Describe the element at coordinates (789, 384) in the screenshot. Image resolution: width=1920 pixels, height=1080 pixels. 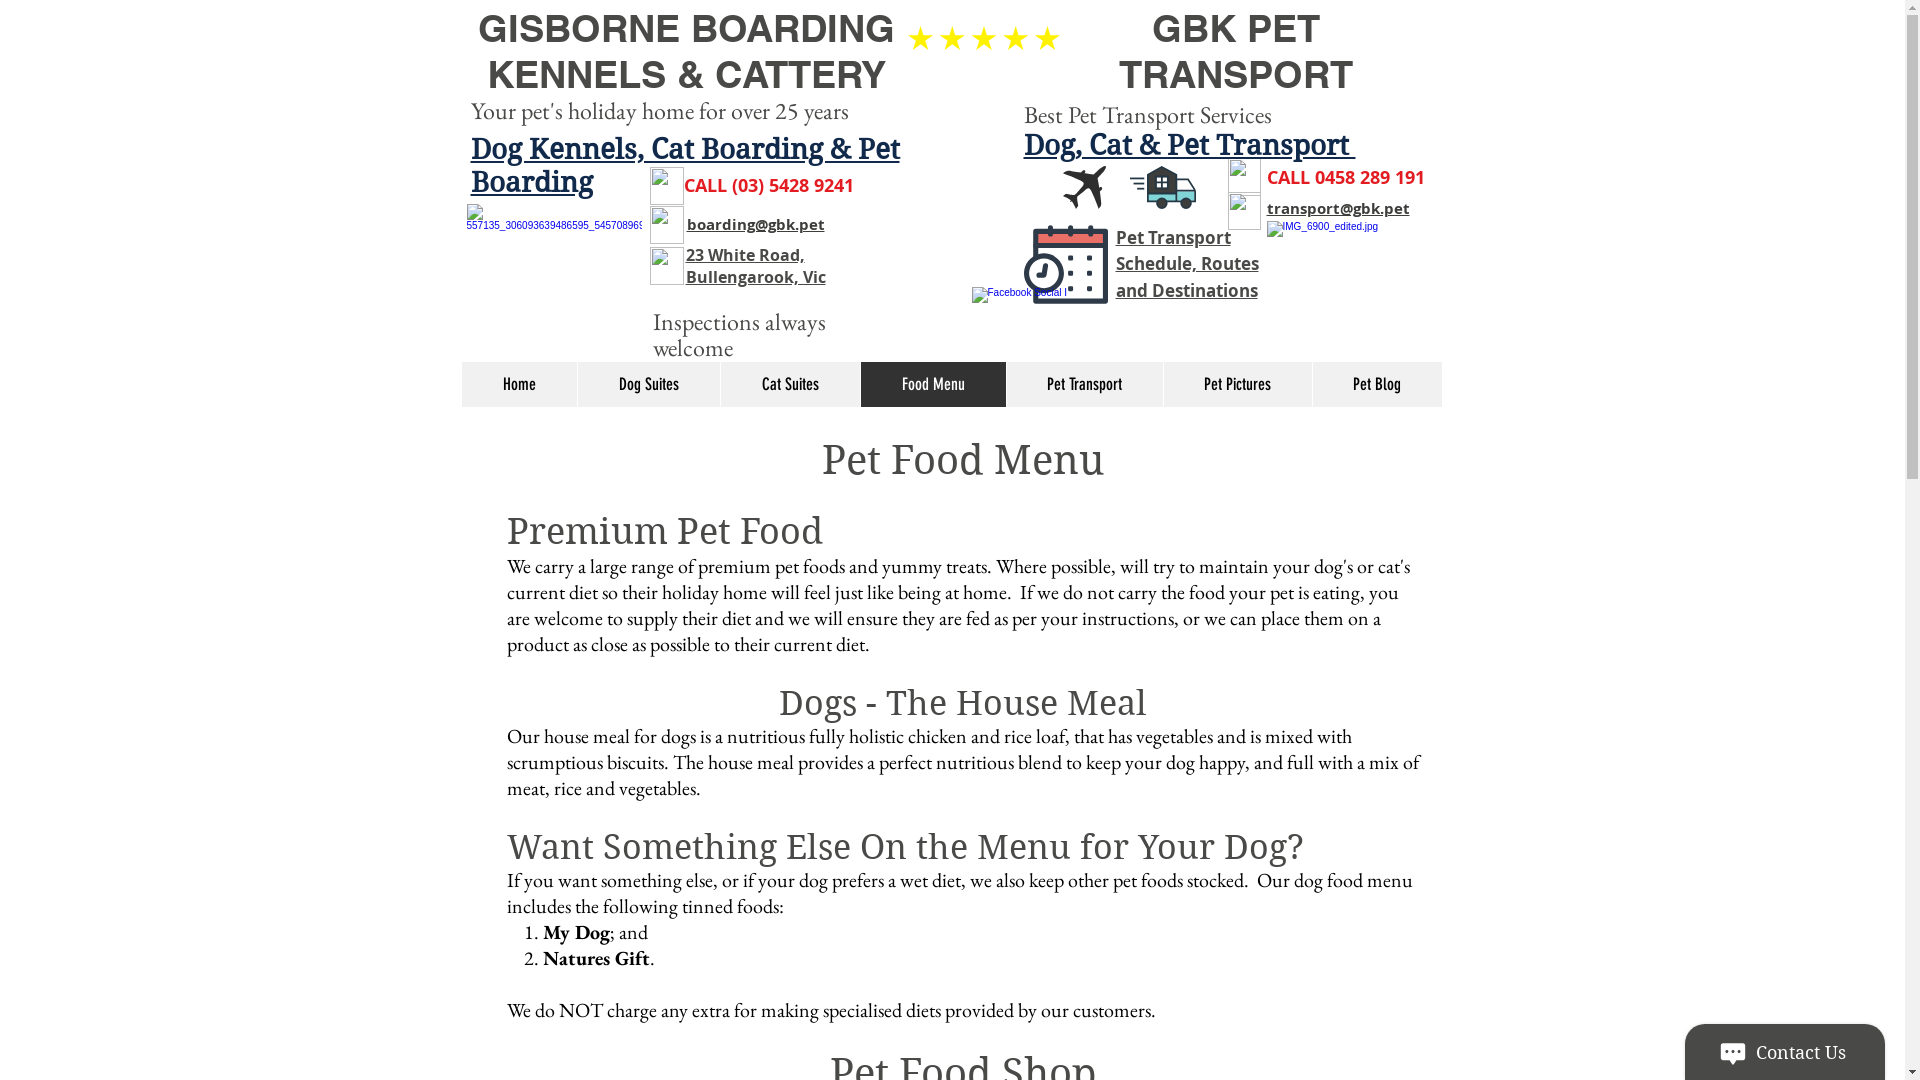
I see `'Cat Suites'` at that location.